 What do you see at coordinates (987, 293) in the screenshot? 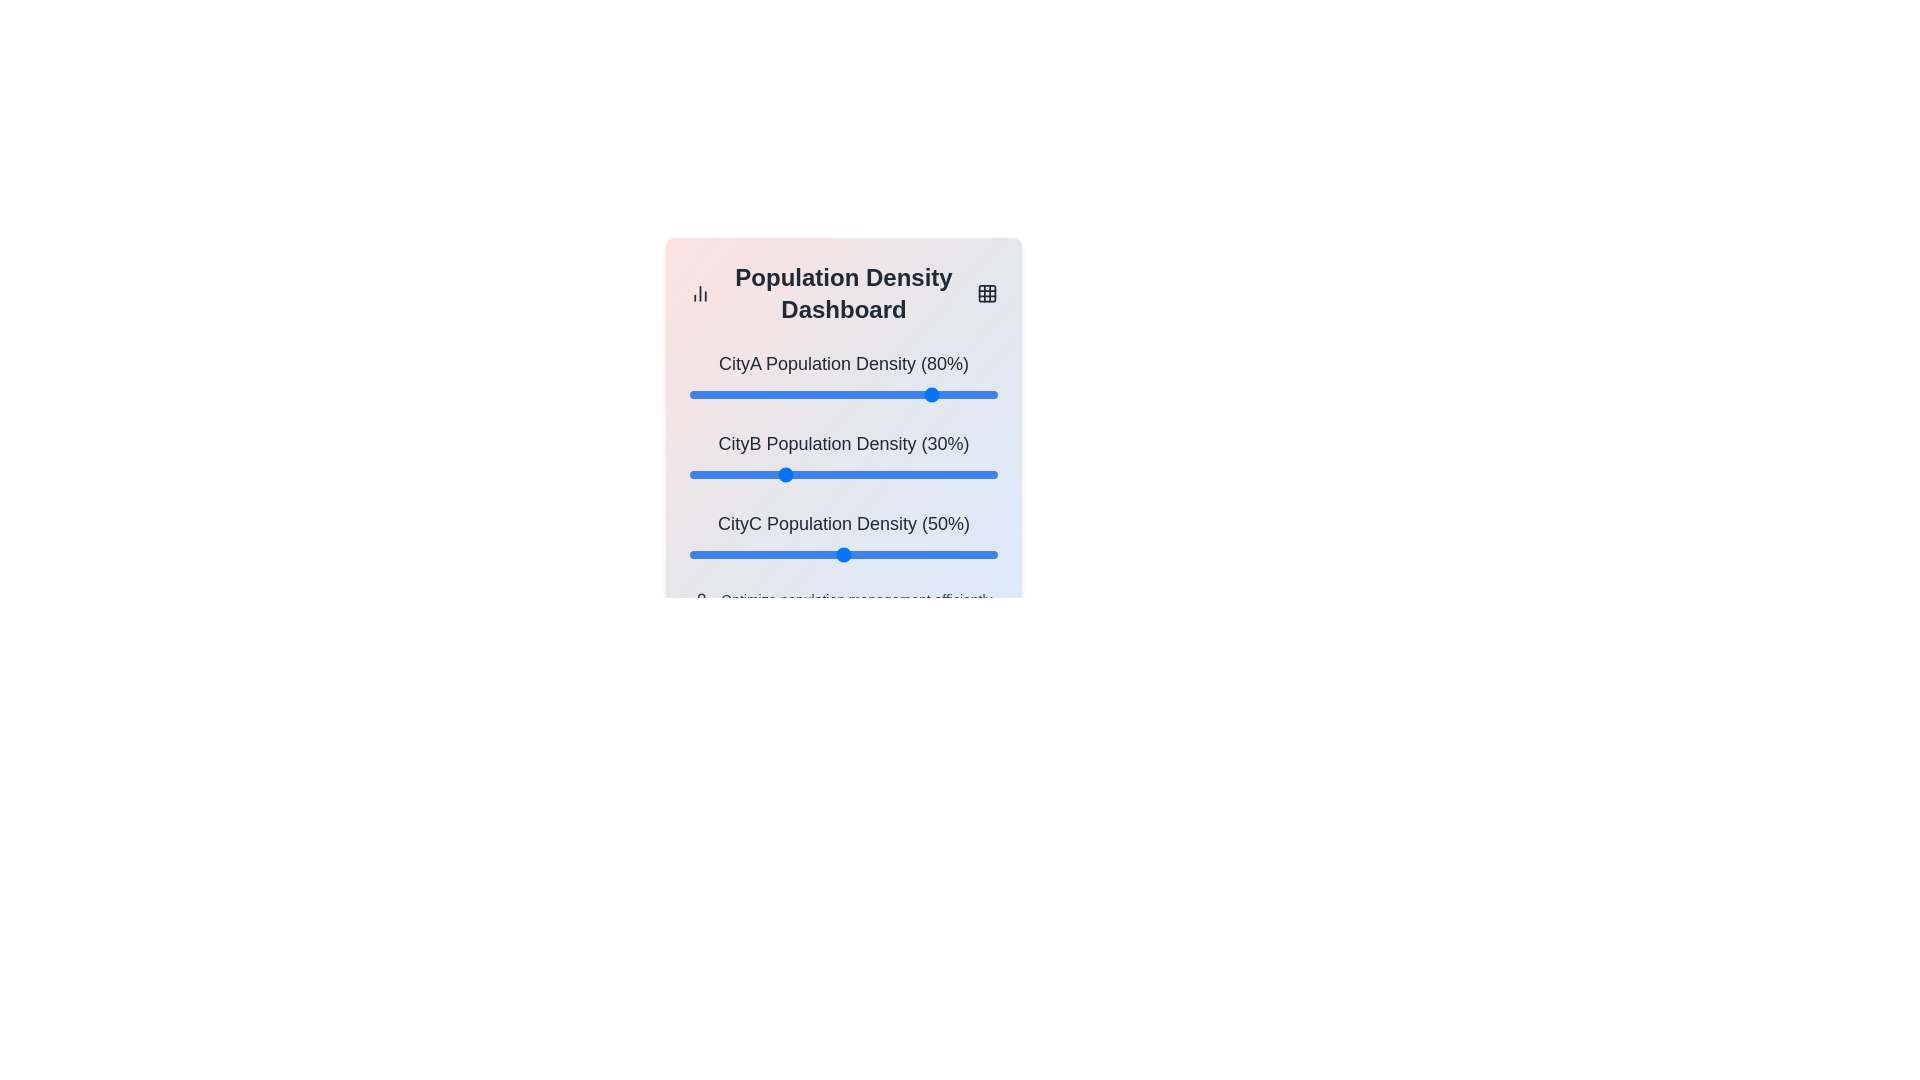
I see `the header icon grid_icon to access its functionality` at bounding box center [987, 293].